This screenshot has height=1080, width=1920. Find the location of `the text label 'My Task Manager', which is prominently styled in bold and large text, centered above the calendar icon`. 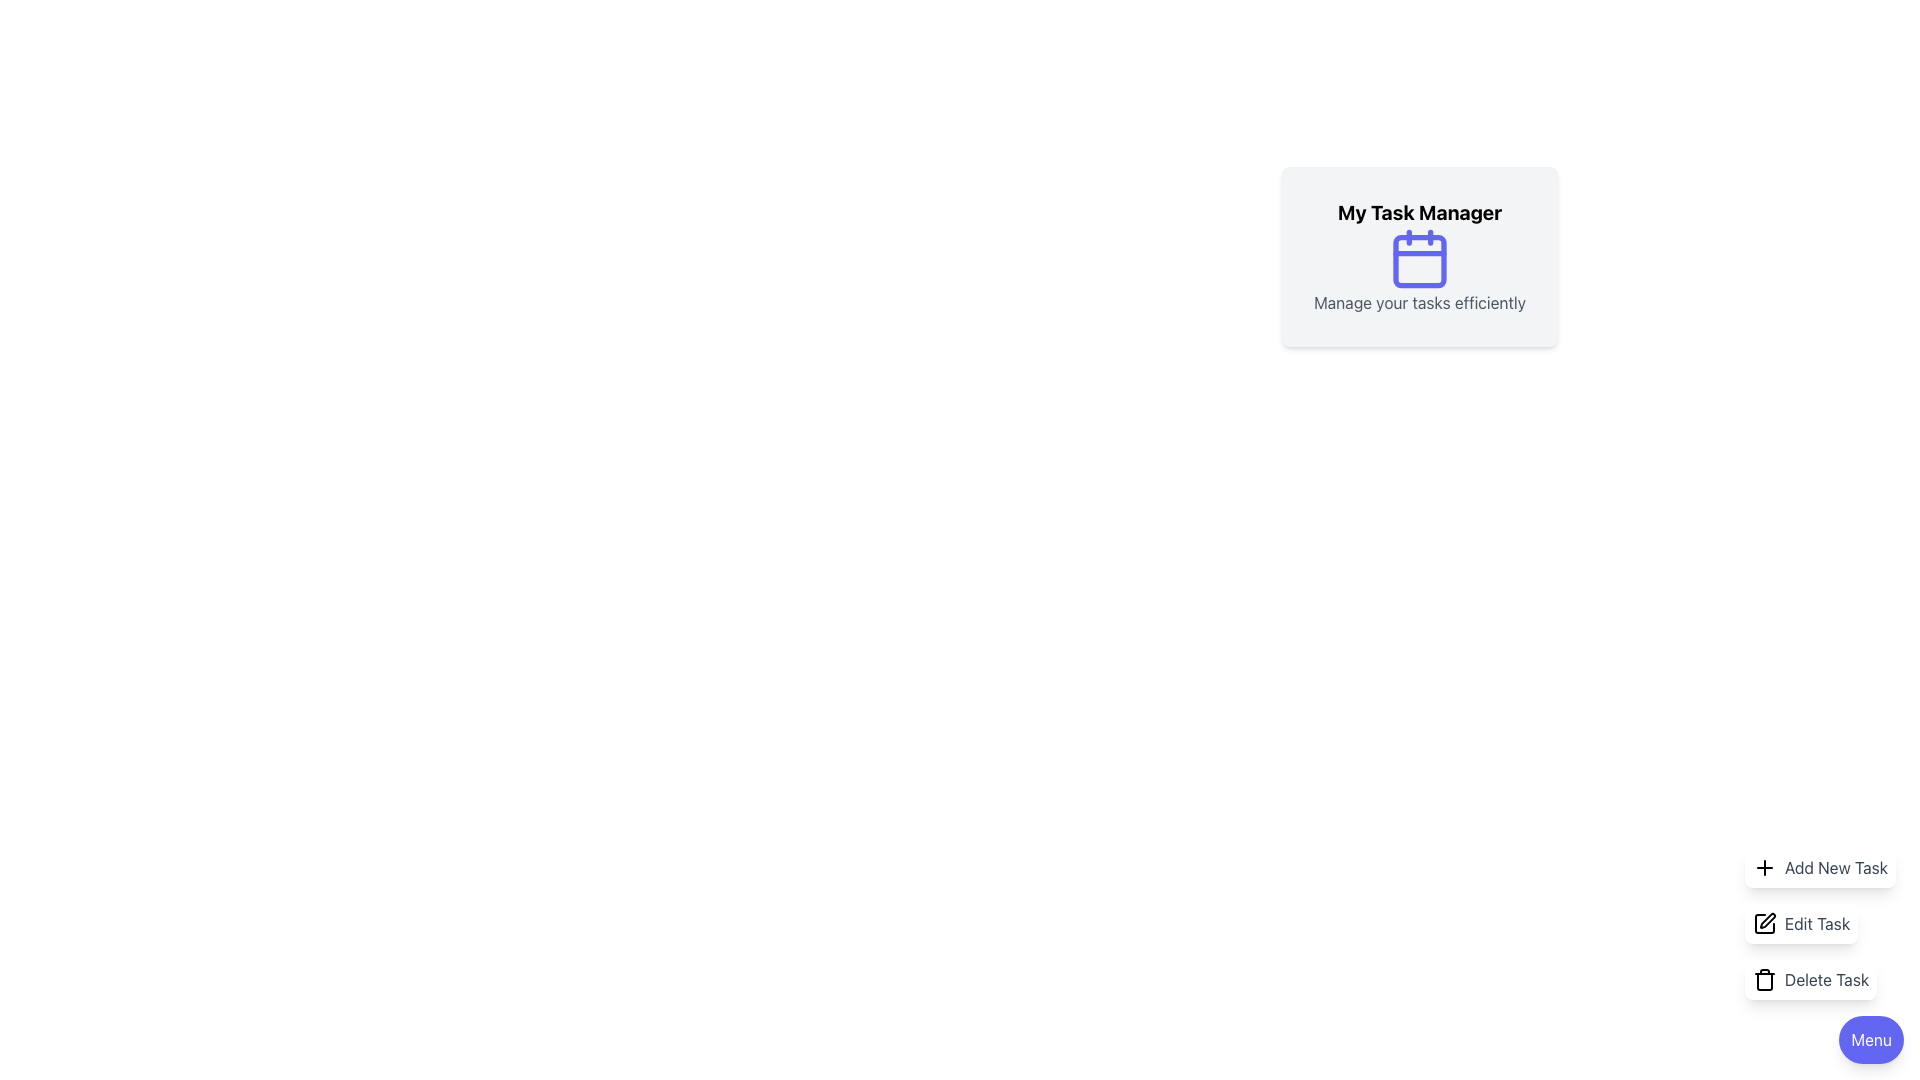

the text label 'My Task Manager', which is prominently styled in bold and large text, centered above the calendar icon is located at coordinates (1419, 212).